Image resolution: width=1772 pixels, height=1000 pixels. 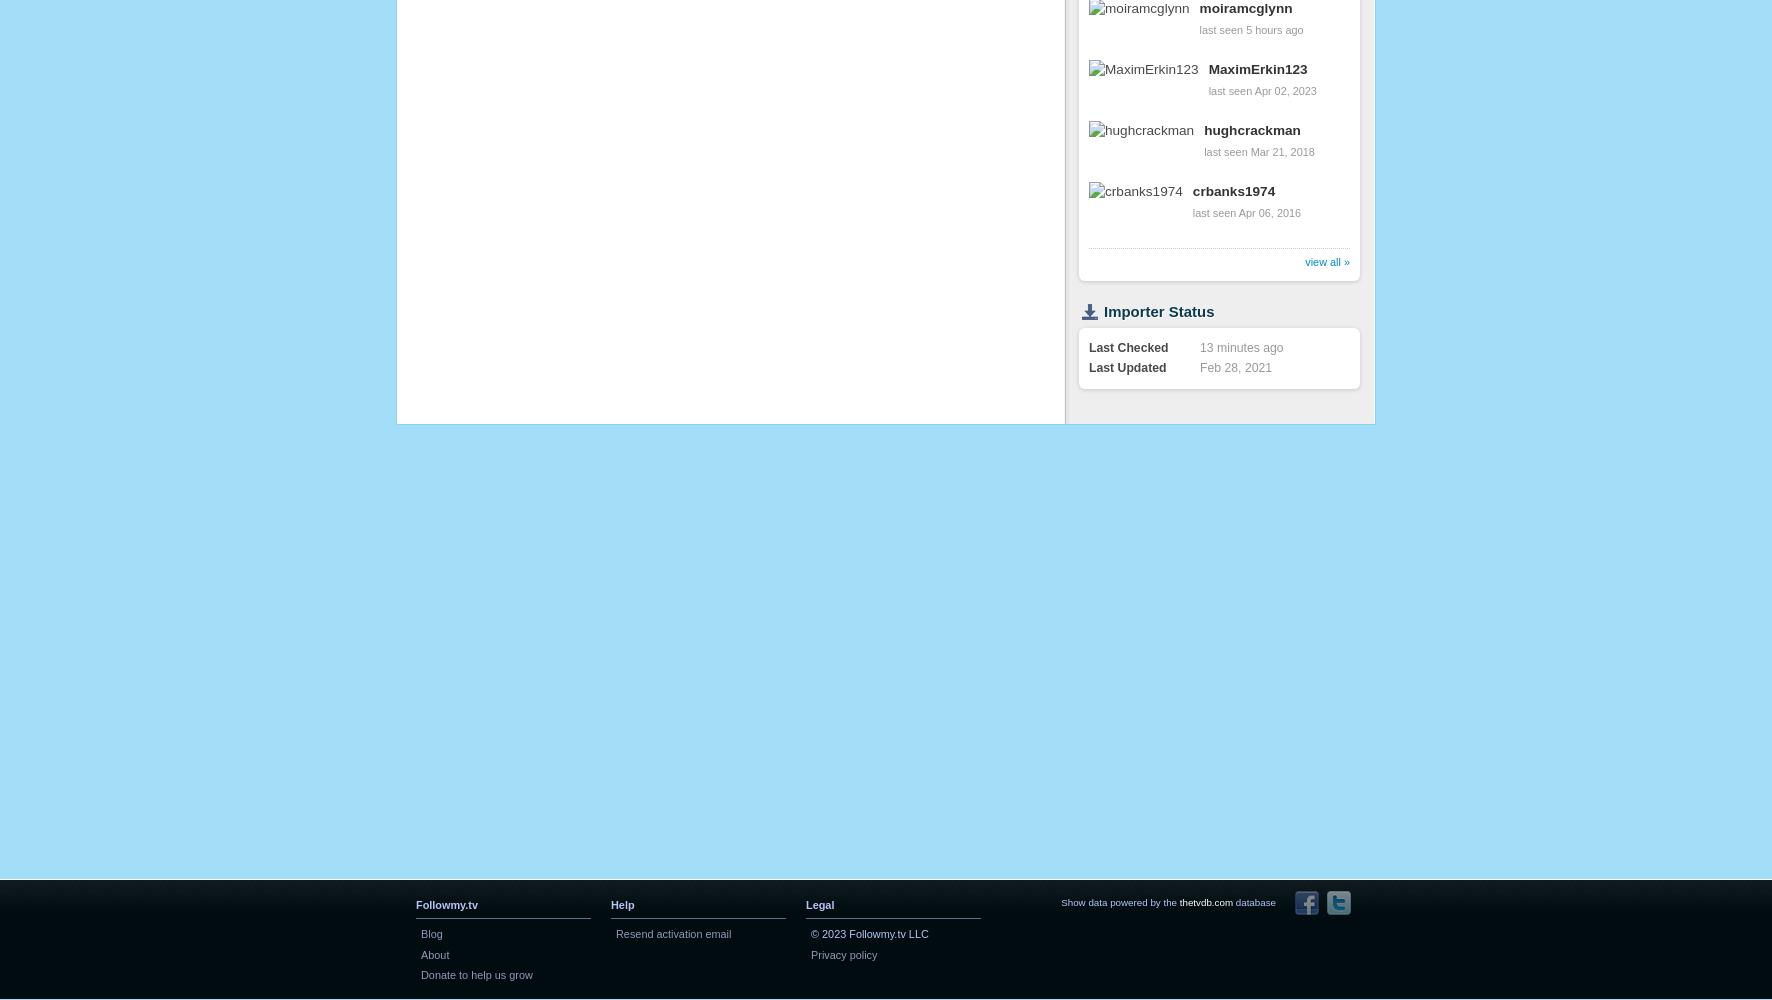 What do you see at coordinates (1262, 89) in the screenshot?
I see `'last seen Apr 02, 2023'` at bounding box center [1262, 89].